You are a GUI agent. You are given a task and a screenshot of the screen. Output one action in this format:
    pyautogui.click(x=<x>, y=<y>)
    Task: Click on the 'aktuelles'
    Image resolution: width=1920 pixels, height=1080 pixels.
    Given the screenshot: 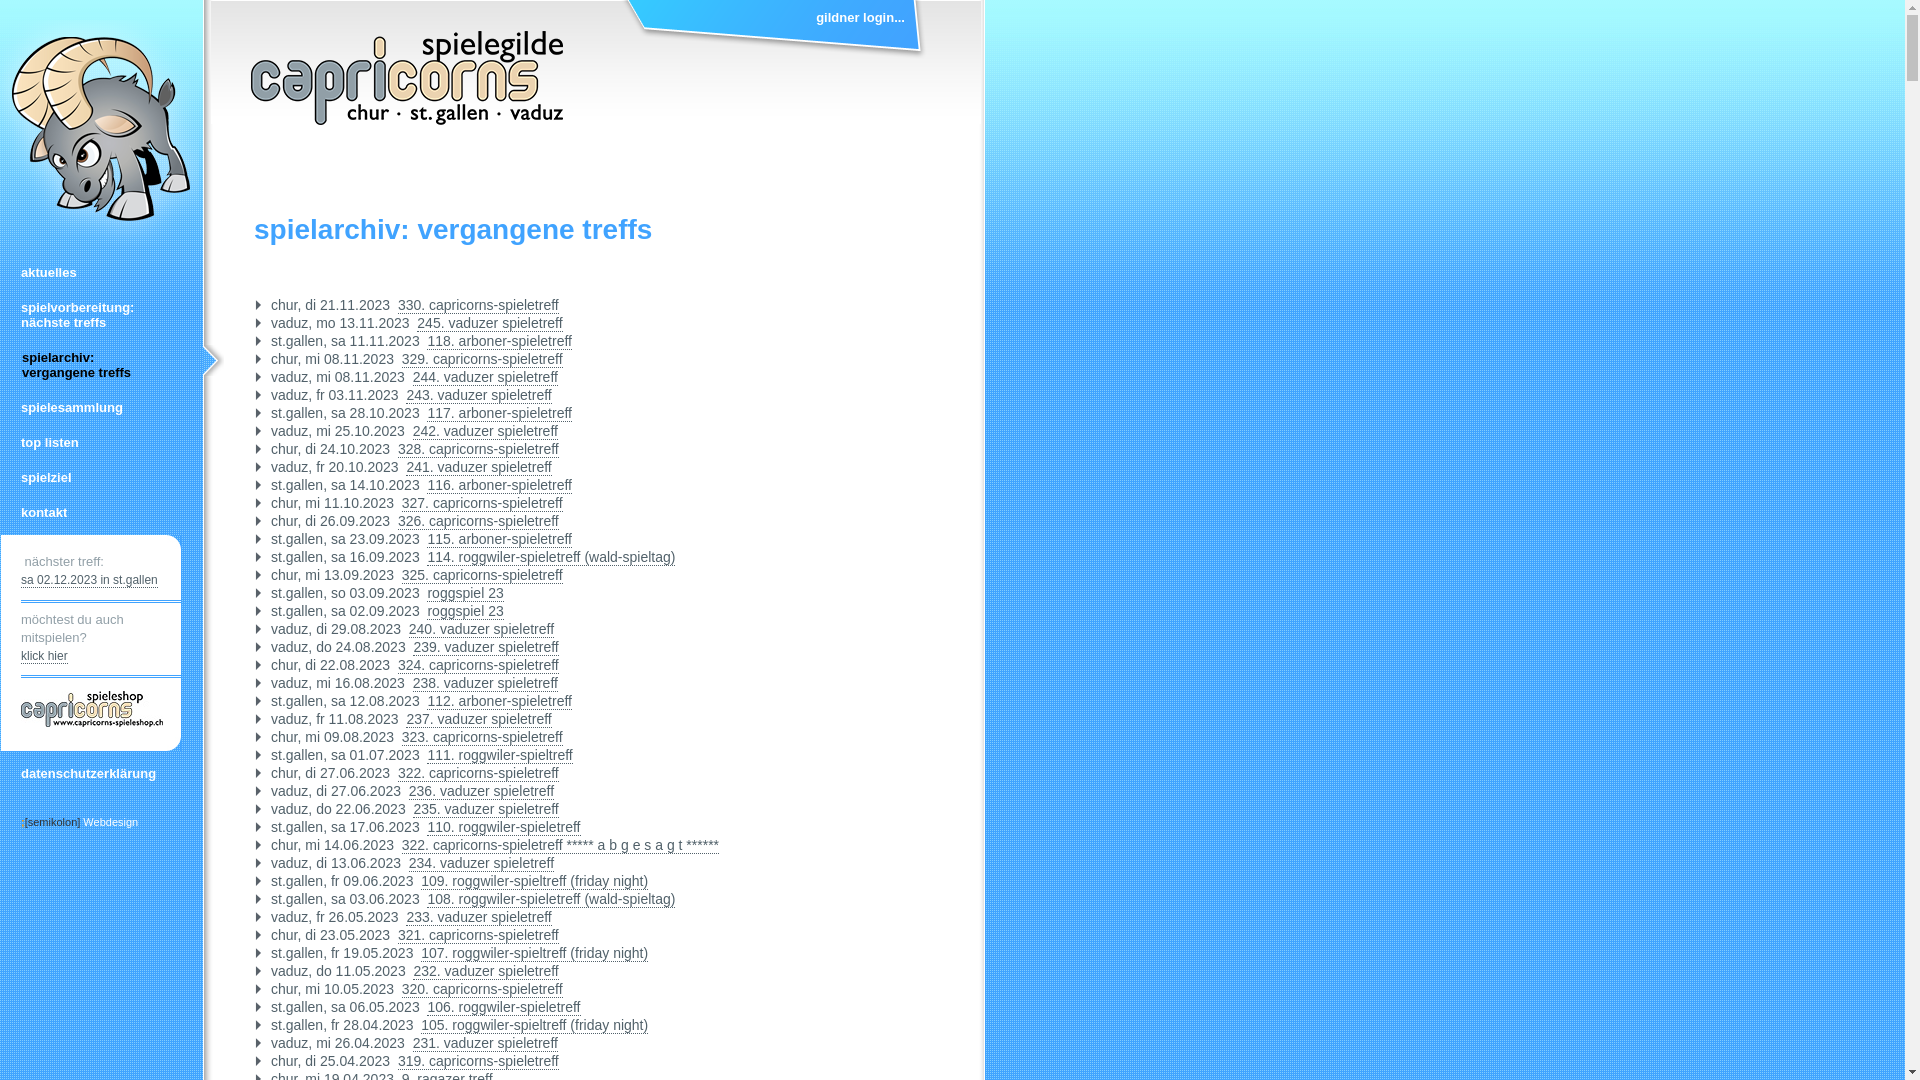 What is the action you would take?
    pyautogui.click(x=99, y=272)
    